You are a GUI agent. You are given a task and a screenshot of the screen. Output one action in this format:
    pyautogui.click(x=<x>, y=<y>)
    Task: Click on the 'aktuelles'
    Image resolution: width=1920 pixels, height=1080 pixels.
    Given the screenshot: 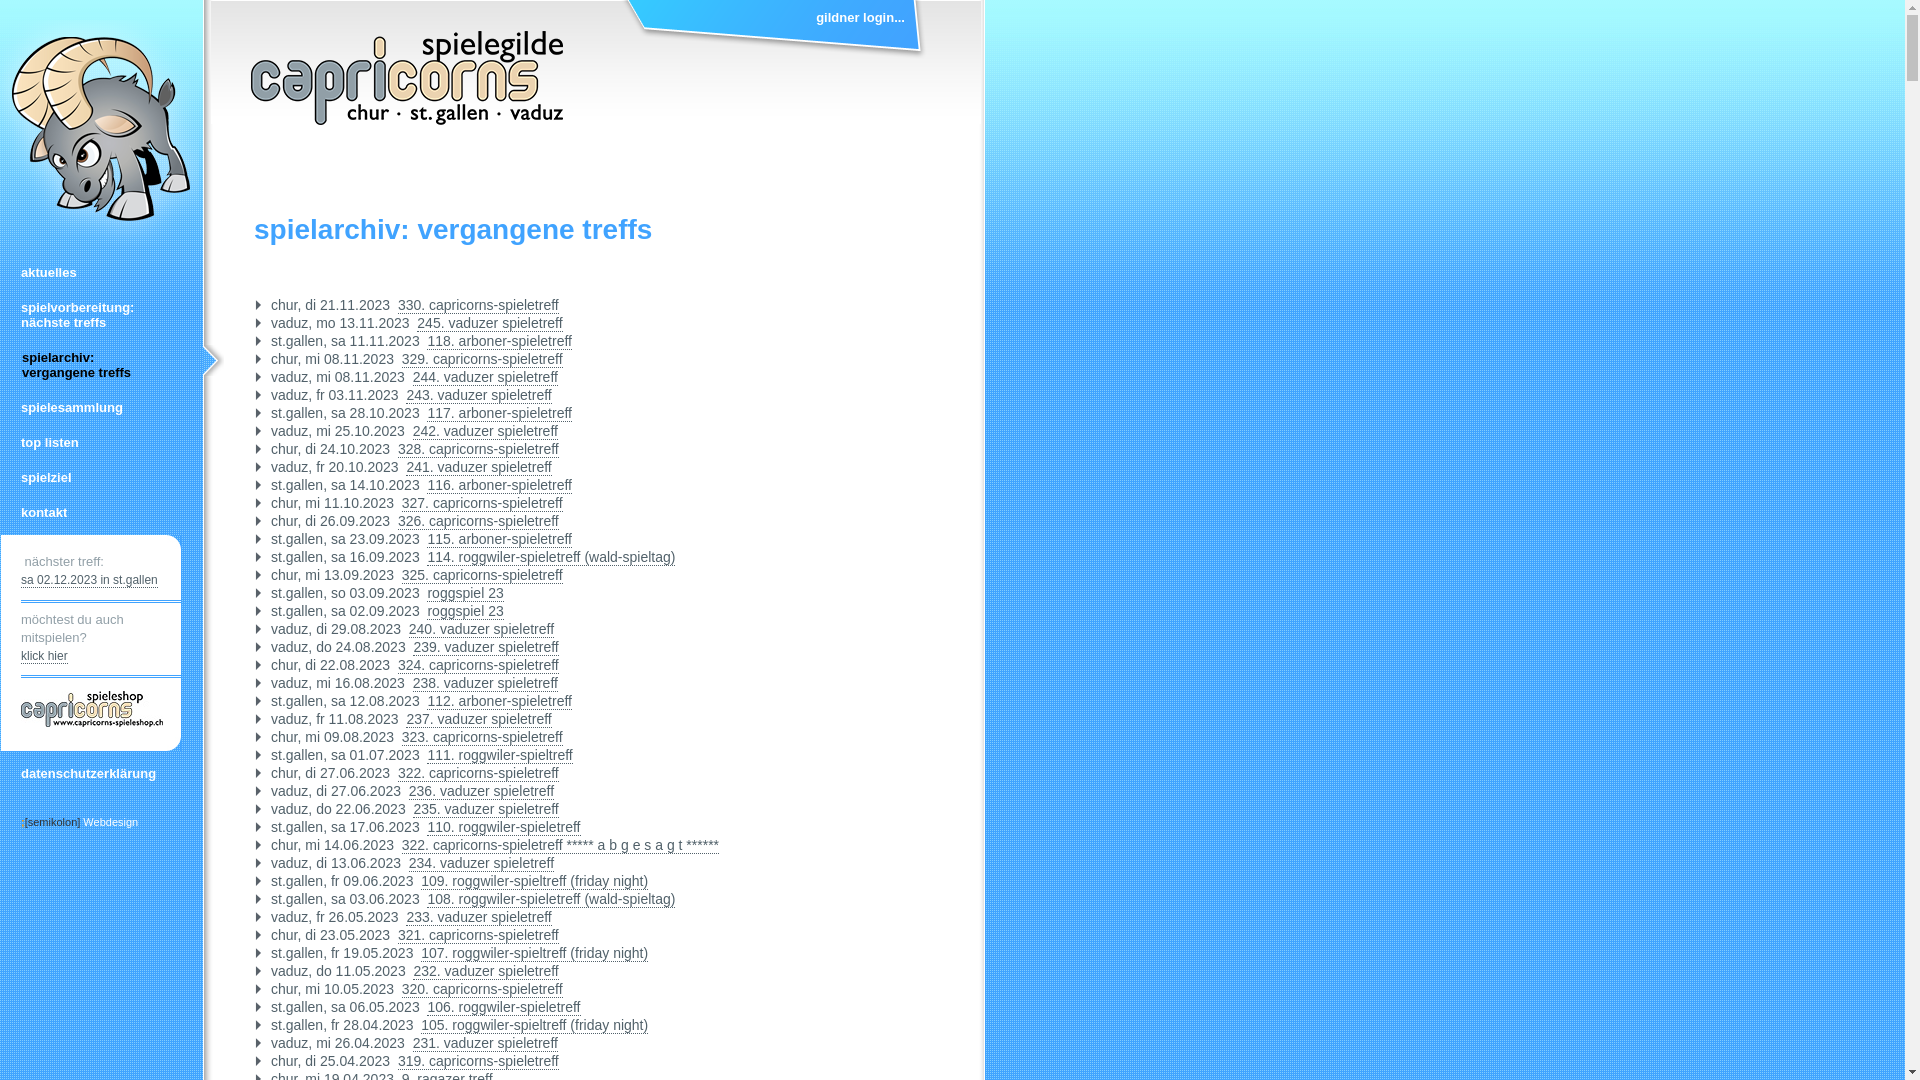 What is the action you would take?
    pyautogui.click(x=99, y=272)
    